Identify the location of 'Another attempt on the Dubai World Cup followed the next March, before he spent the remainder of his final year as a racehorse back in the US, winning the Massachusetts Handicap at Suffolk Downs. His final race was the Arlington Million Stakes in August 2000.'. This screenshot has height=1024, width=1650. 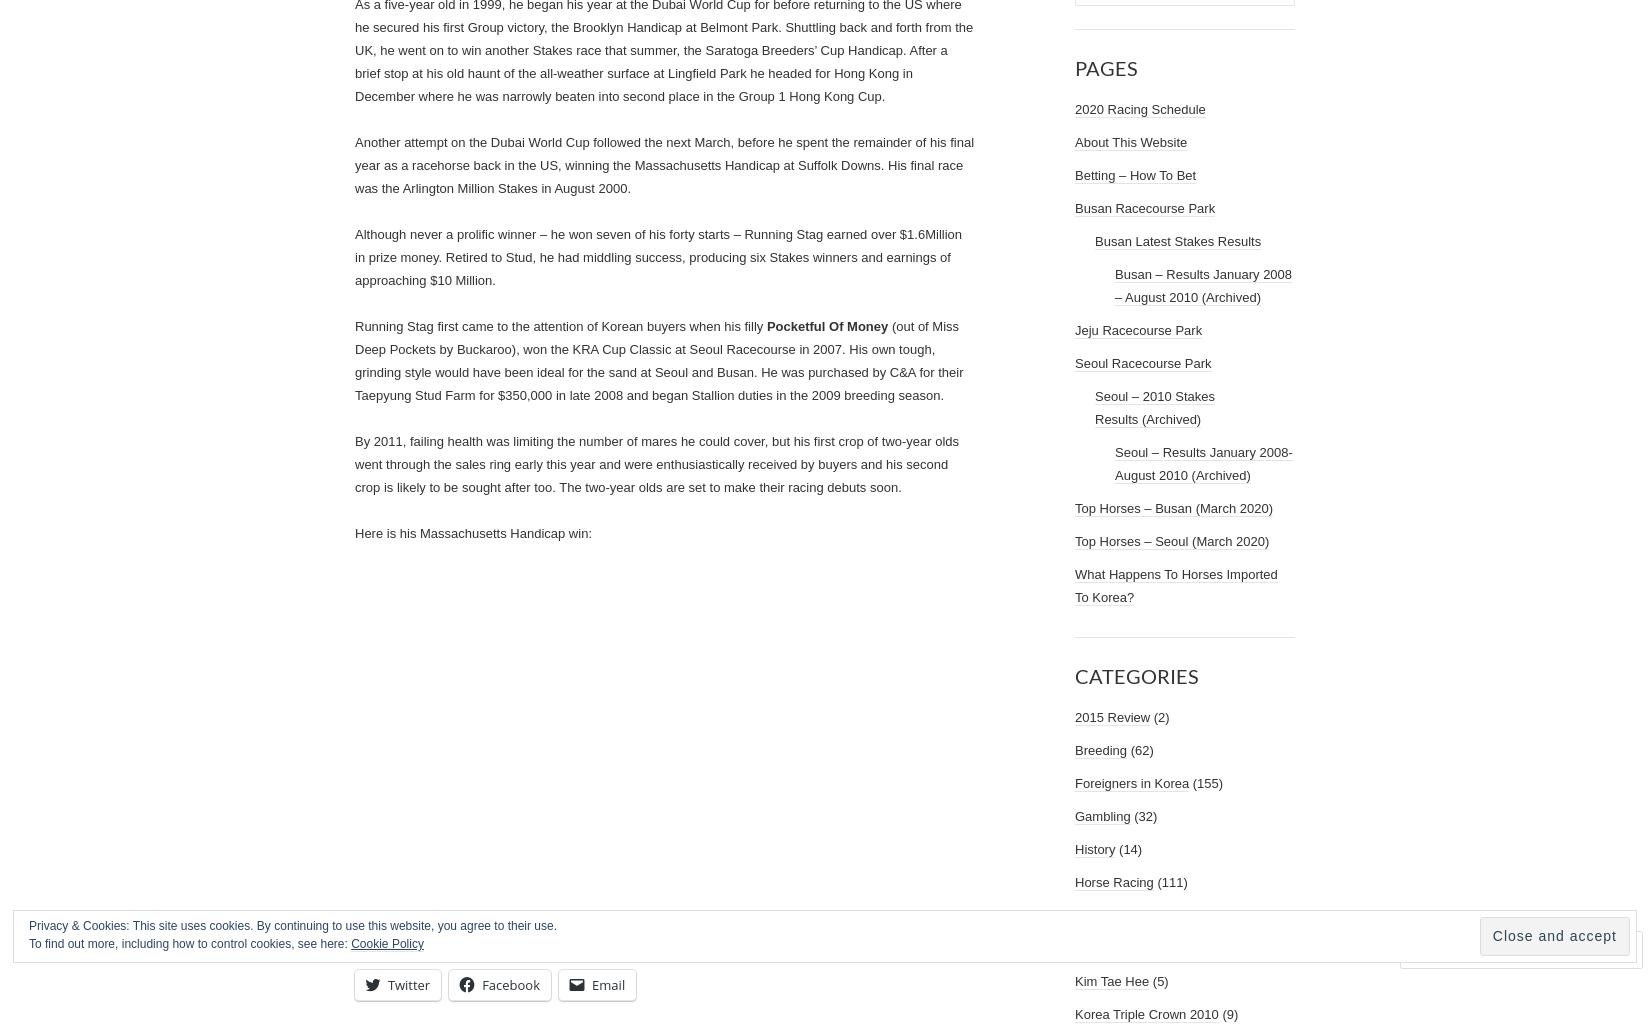
(355, 164).